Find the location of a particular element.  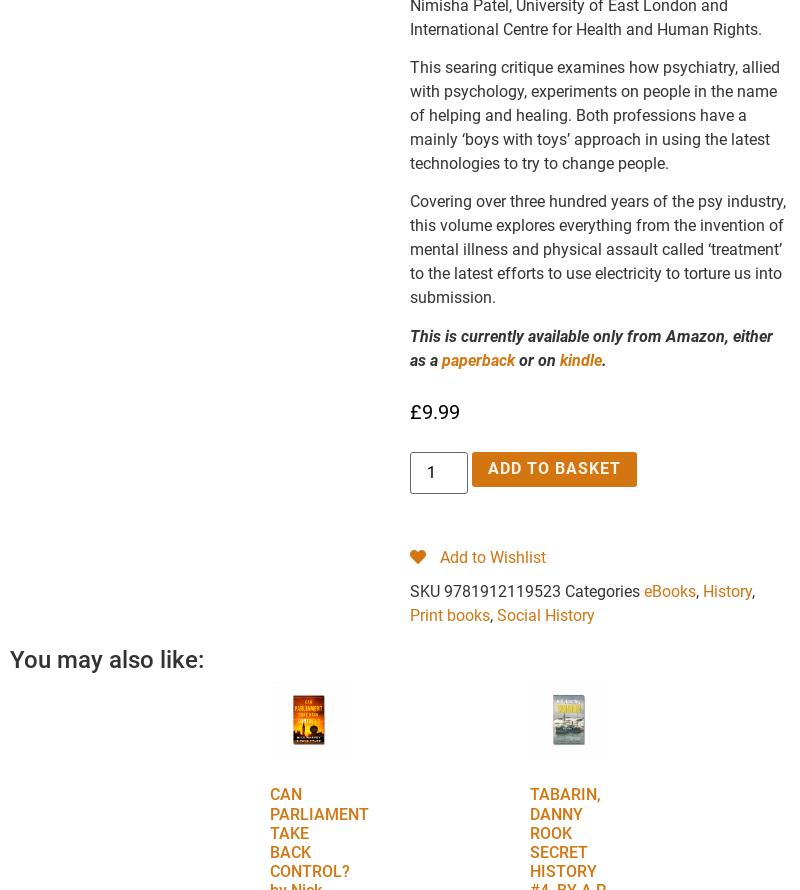

'This searing critique examines how psychiatry, allied with psychology, experiments on people in the name of helping and healing. Both professions have a mainly ‘boys with toys’ approach in using the latest technologies to try to change people.' is located at coordinates (593, 113).